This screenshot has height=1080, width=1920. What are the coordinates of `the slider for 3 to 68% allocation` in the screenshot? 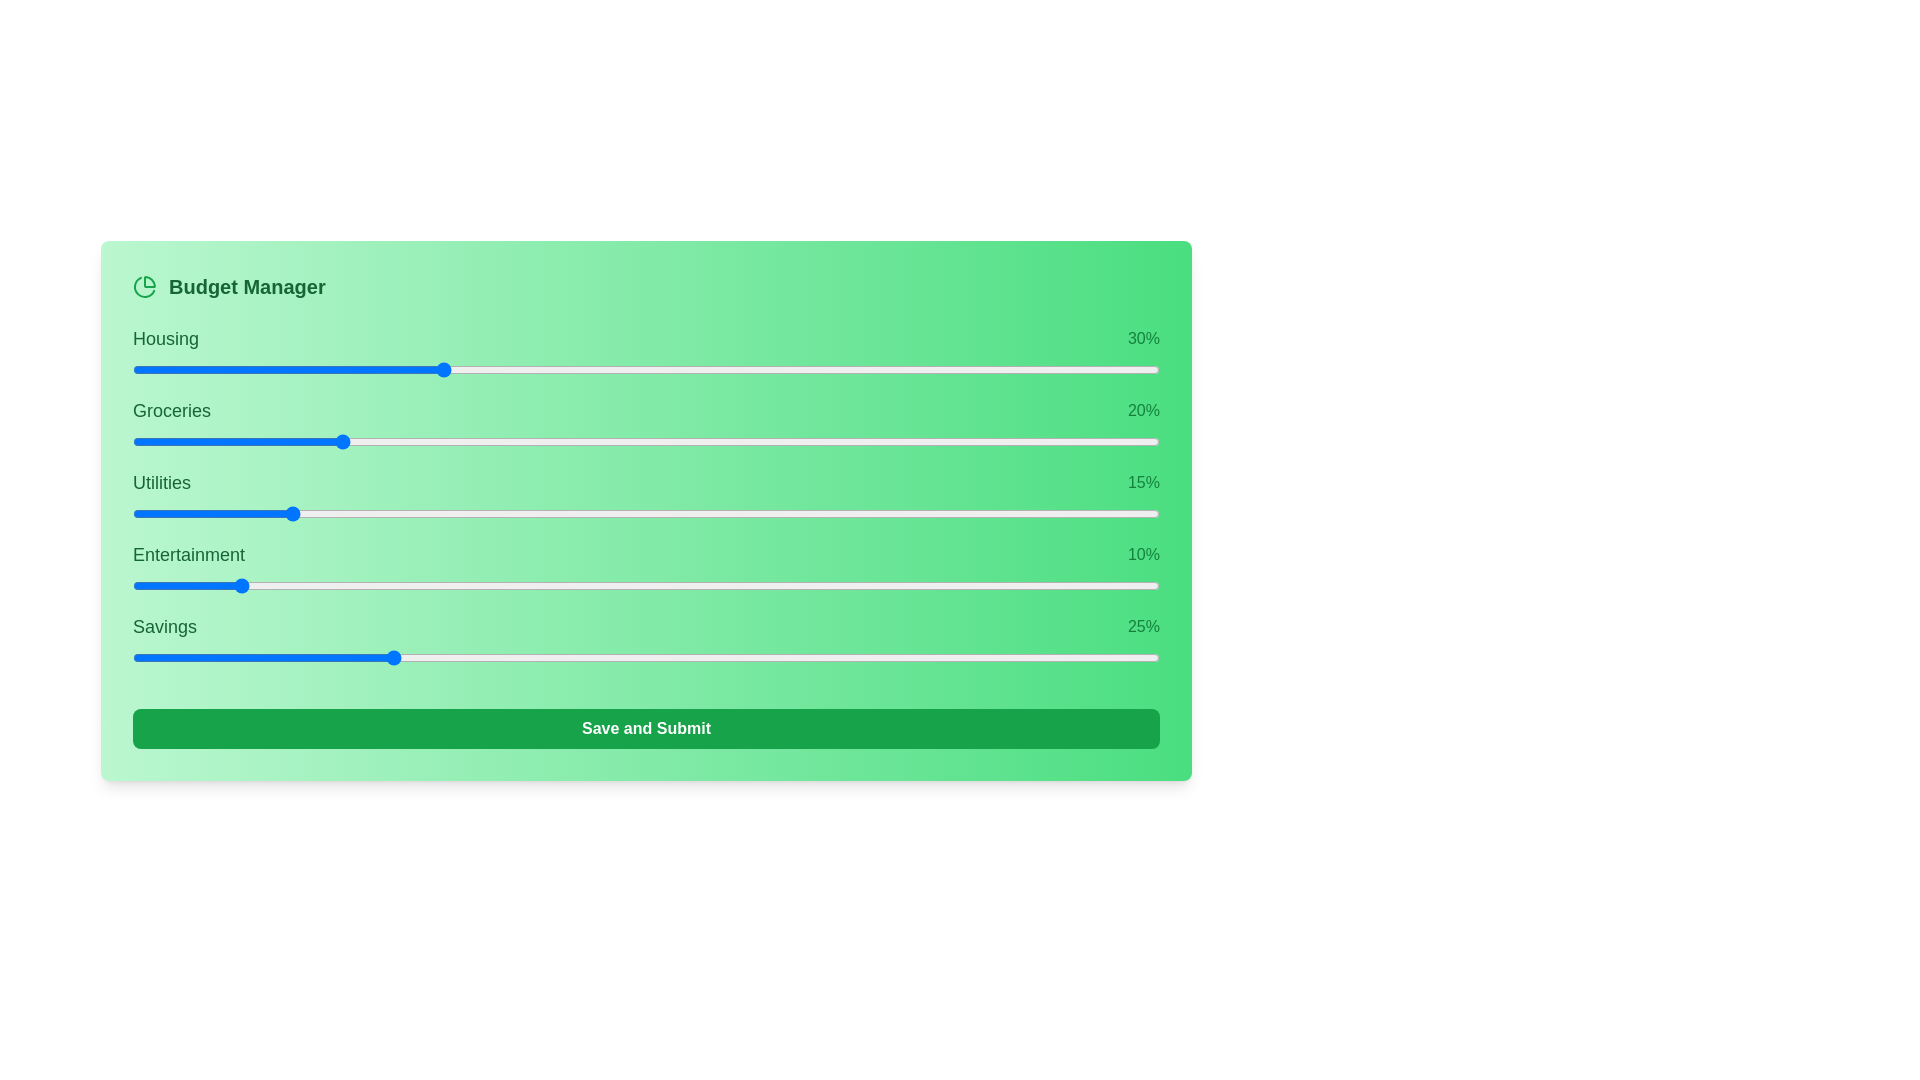 It's located at (995, 585).